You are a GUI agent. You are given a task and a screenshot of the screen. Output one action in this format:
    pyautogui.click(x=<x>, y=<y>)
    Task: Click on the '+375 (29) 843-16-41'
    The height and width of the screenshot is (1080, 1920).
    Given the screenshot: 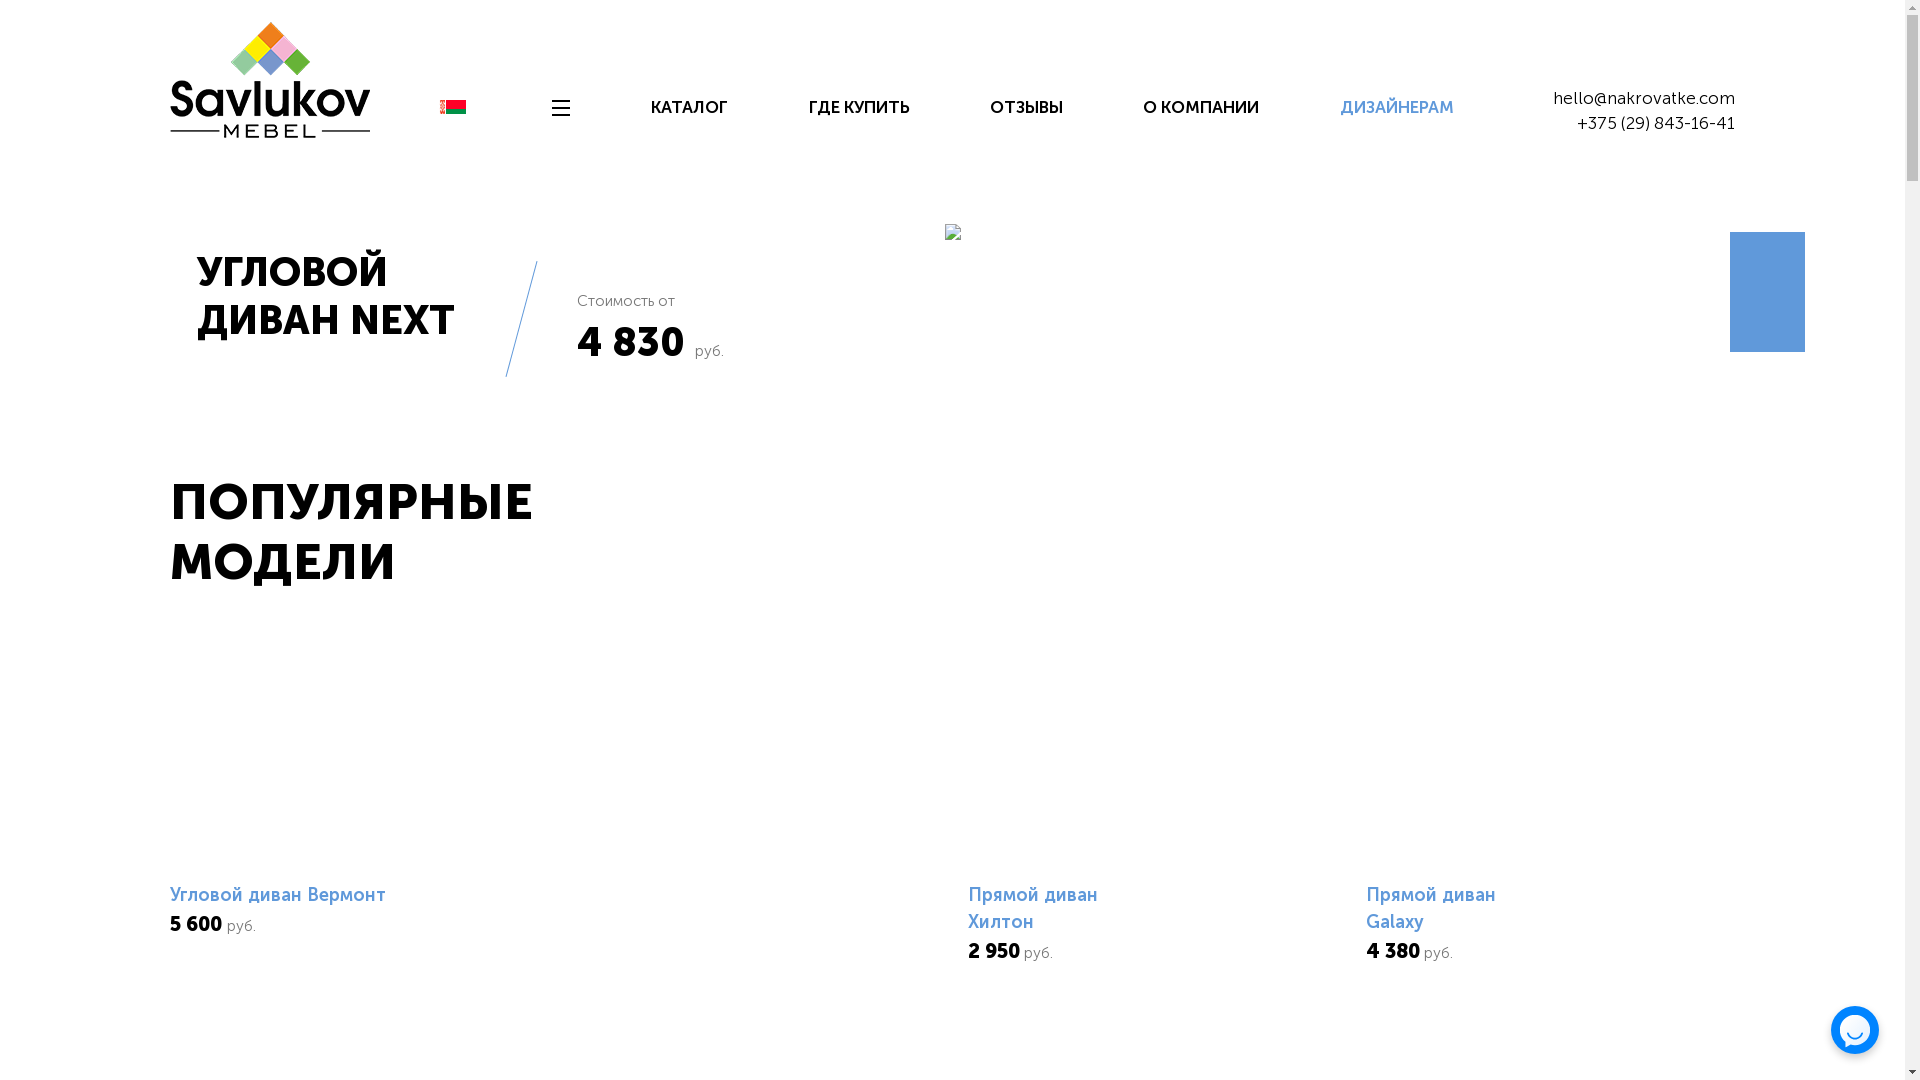 What is the action you would take?
    pyautogui.click(x=1656, y=123)
    